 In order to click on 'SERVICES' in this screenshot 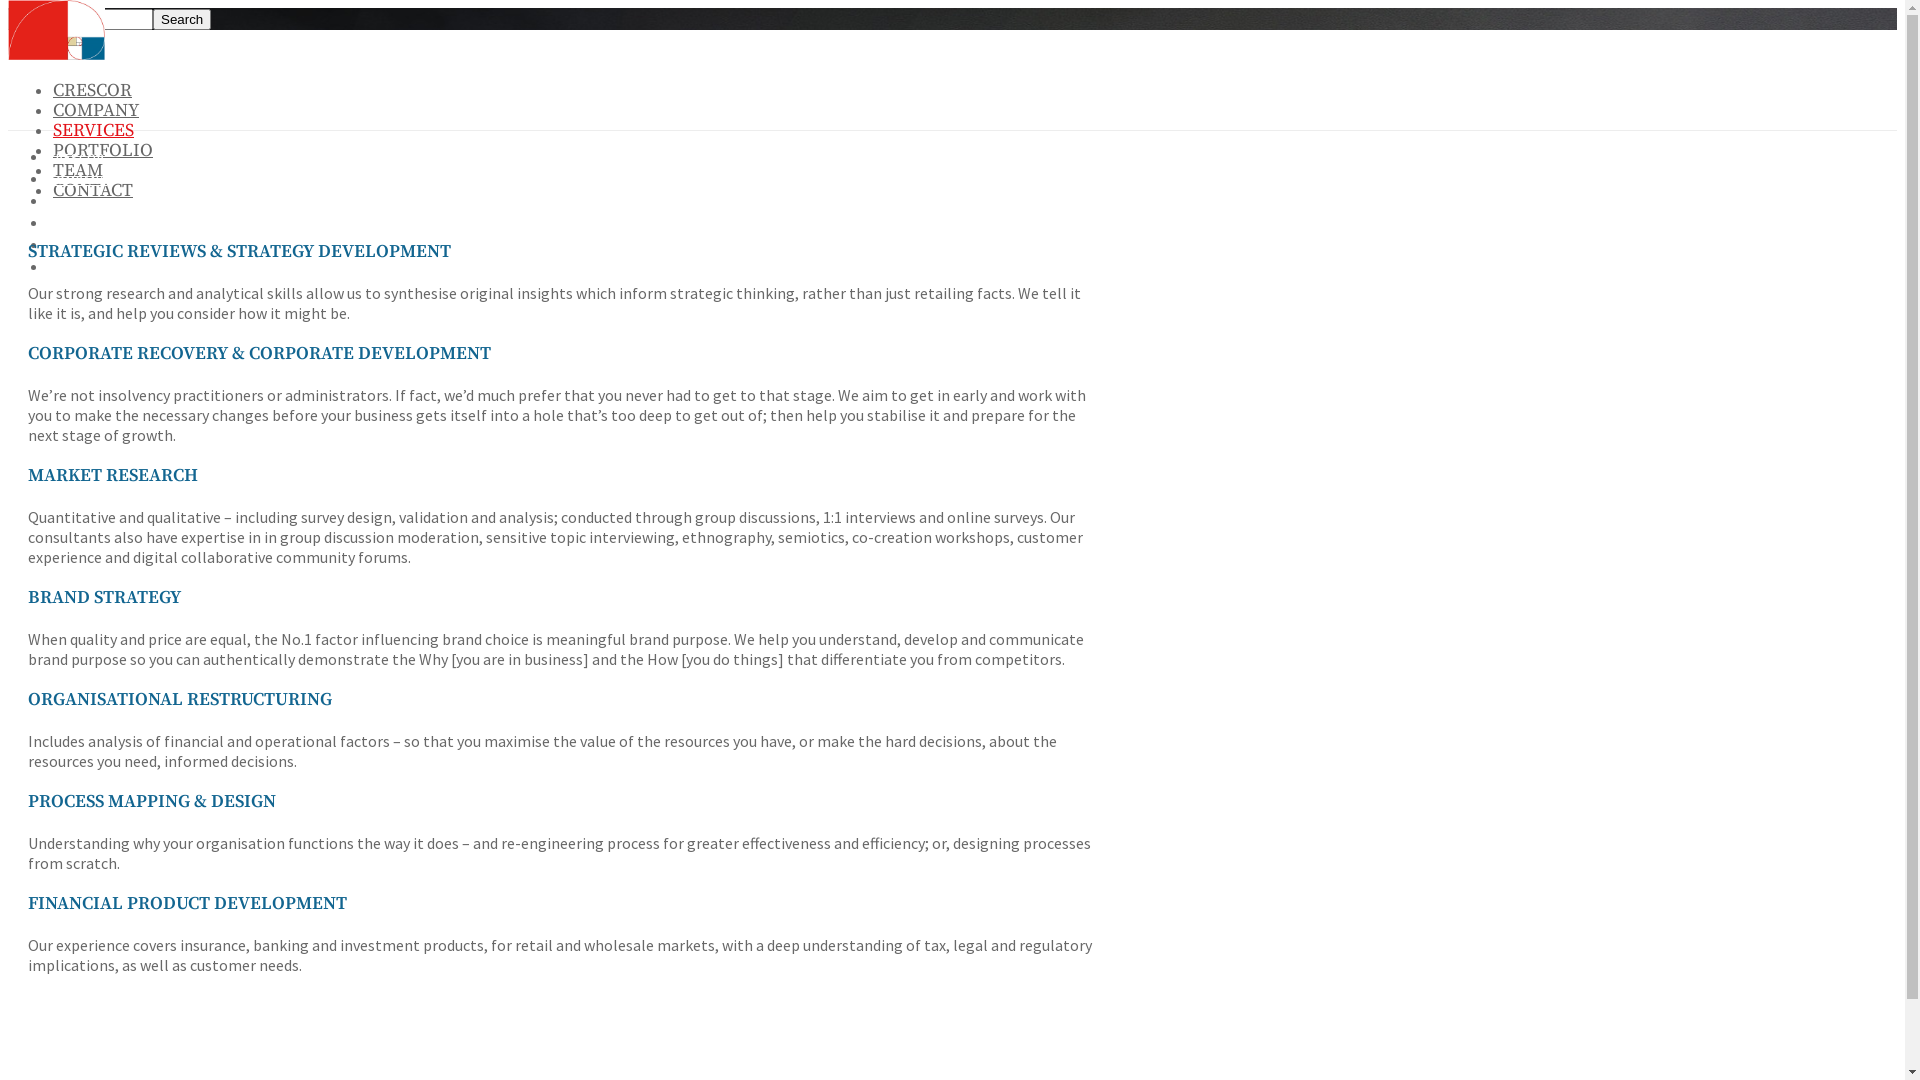, I will do `click(92, 130)`.